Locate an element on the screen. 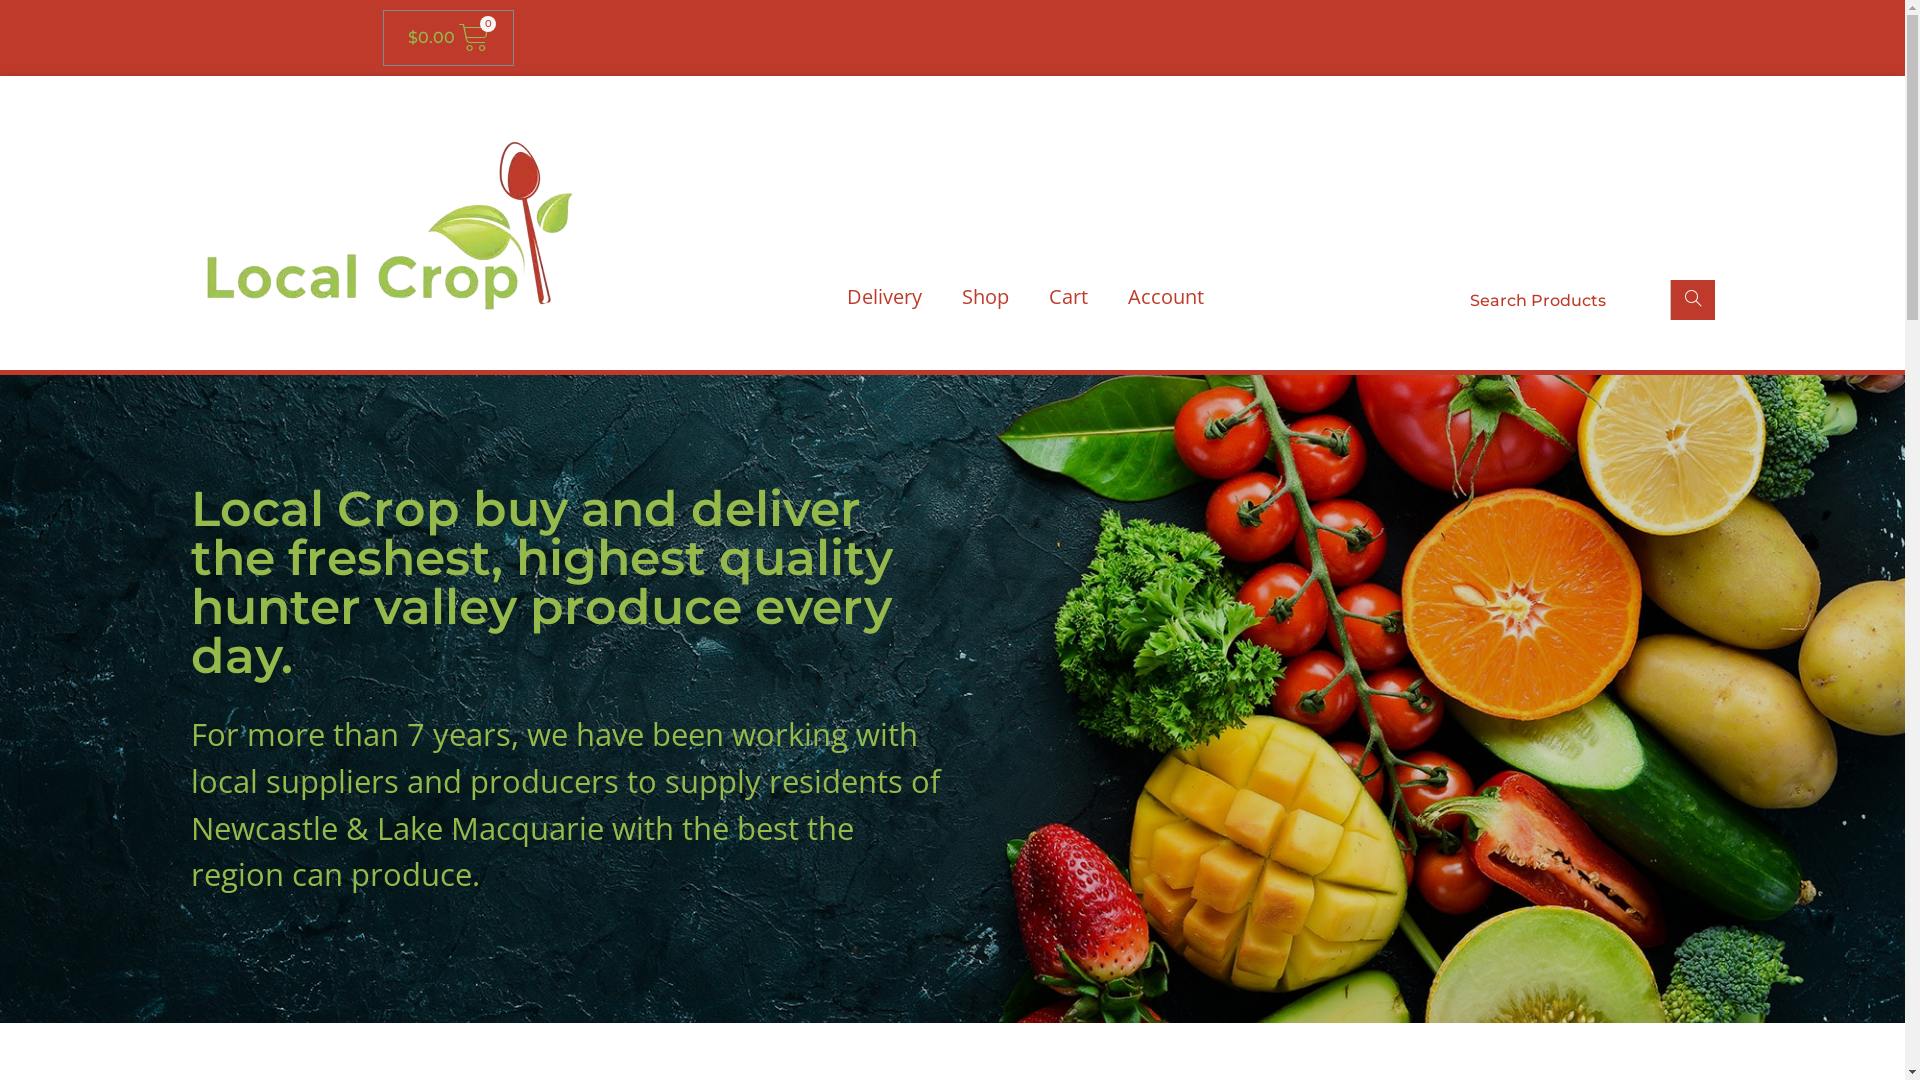 The width and height of the screenshot is (1920, 1080). 'Search' is located at coordinates (1691, 300).